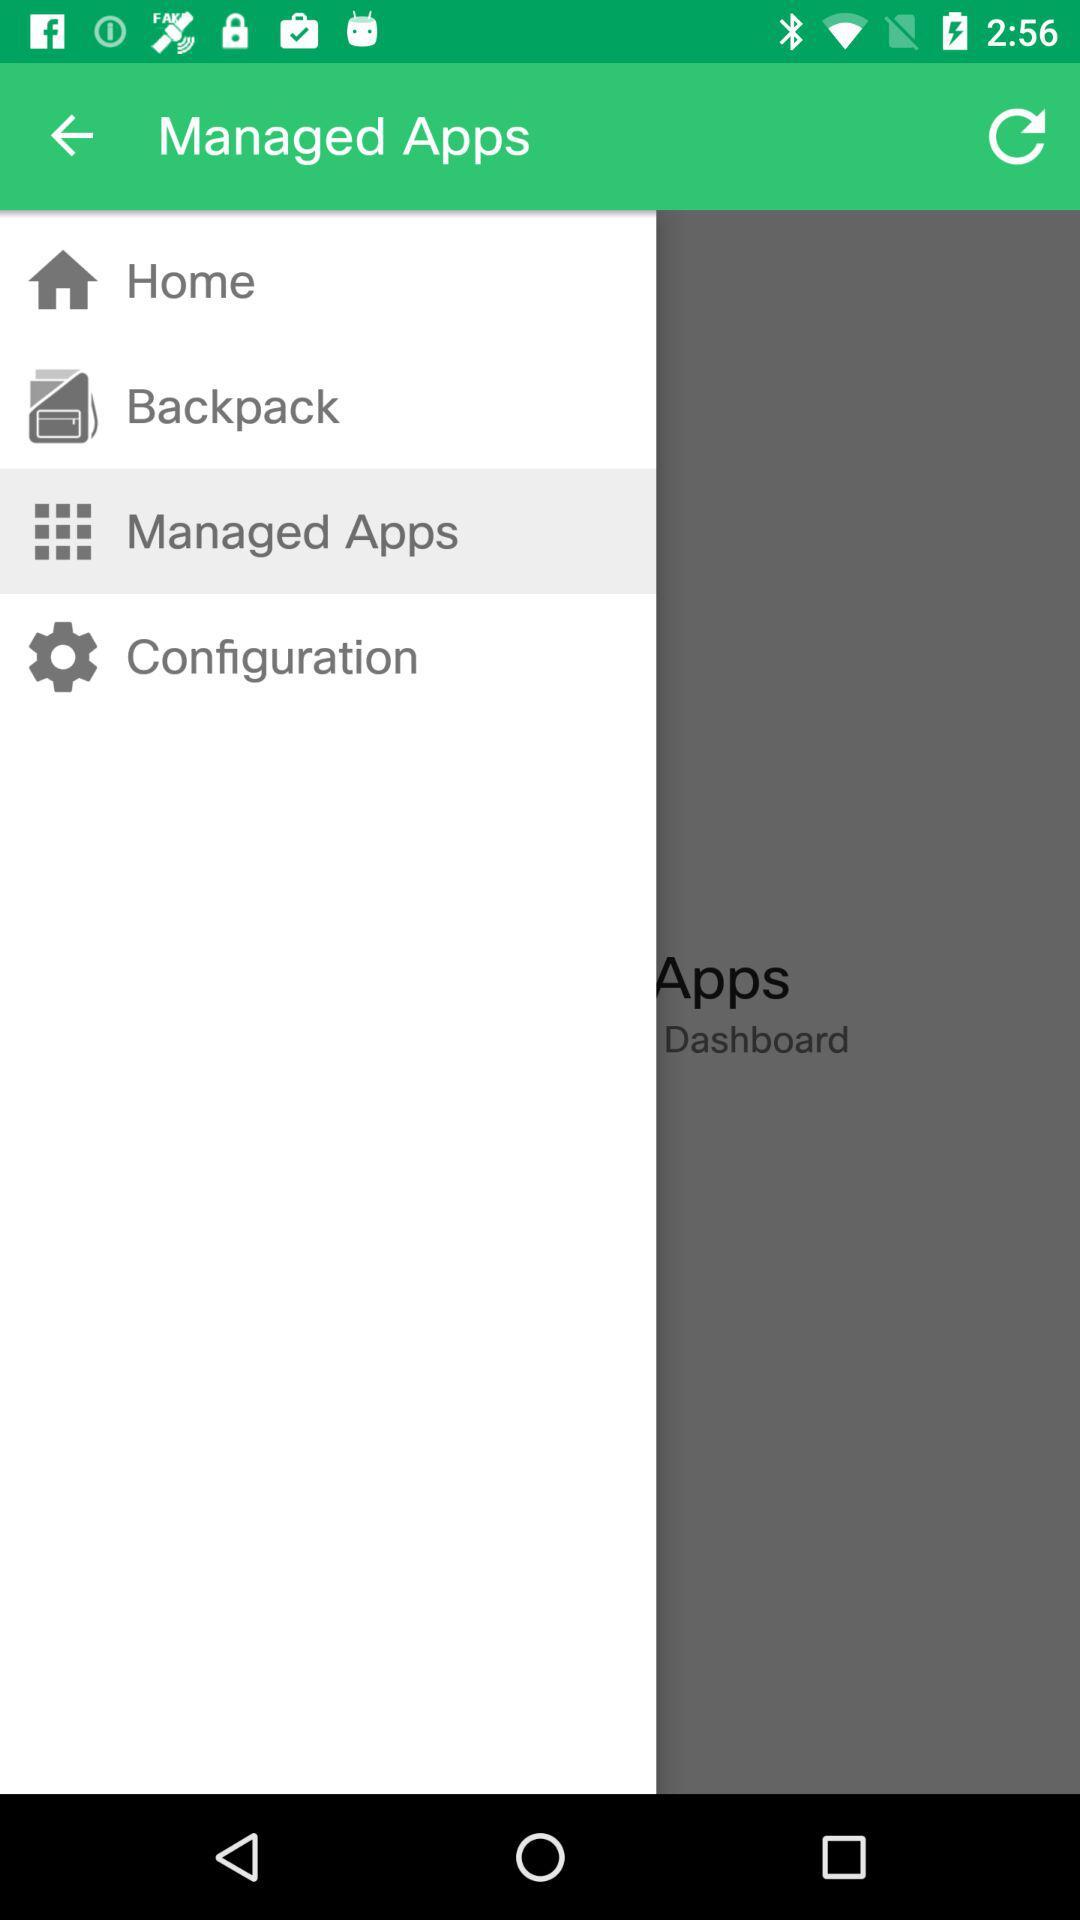 Image resolution: width=1080 pixels, height=1920 pixels. I want to click on the backpack, so click(231, 405).